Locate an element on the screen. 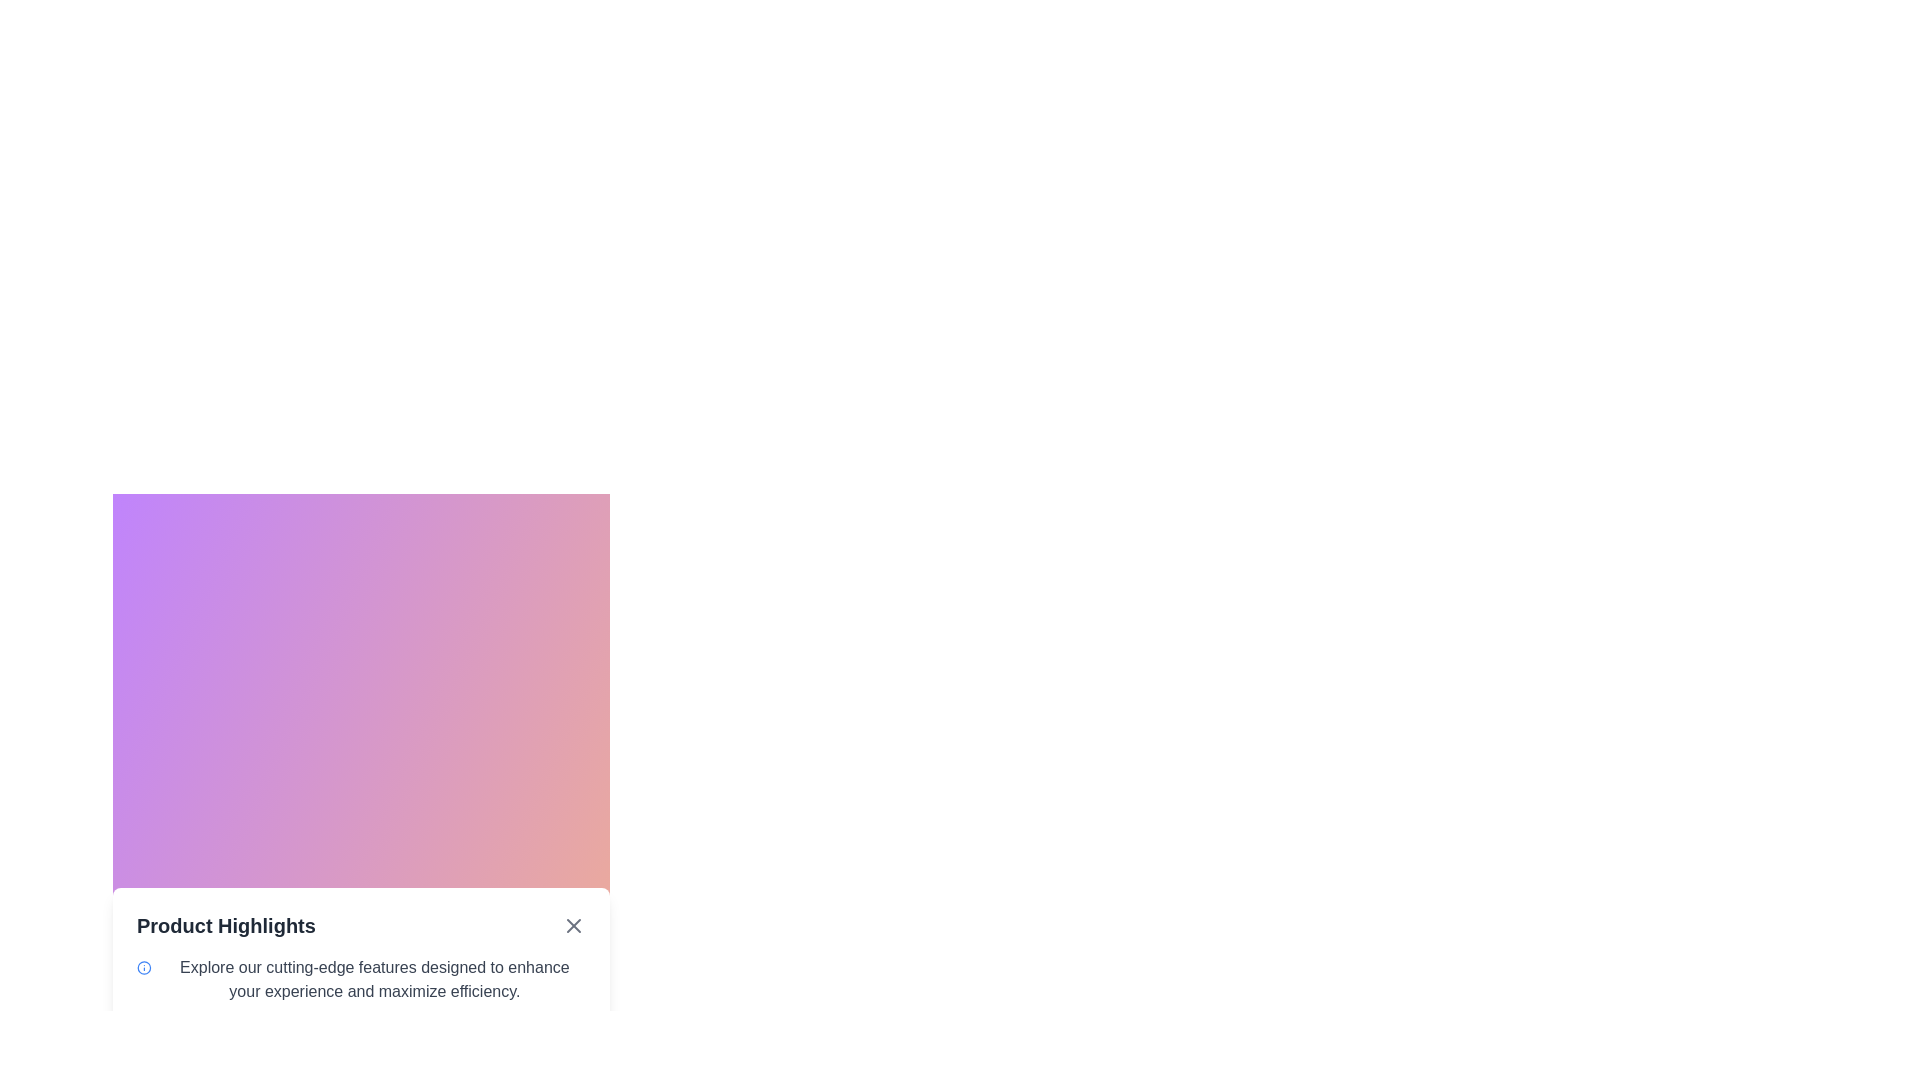  the small 'X' shaped button in the top-right corner of the 'Product Highlights' section to trigger the color change effect is located at coordinates (573, 925).